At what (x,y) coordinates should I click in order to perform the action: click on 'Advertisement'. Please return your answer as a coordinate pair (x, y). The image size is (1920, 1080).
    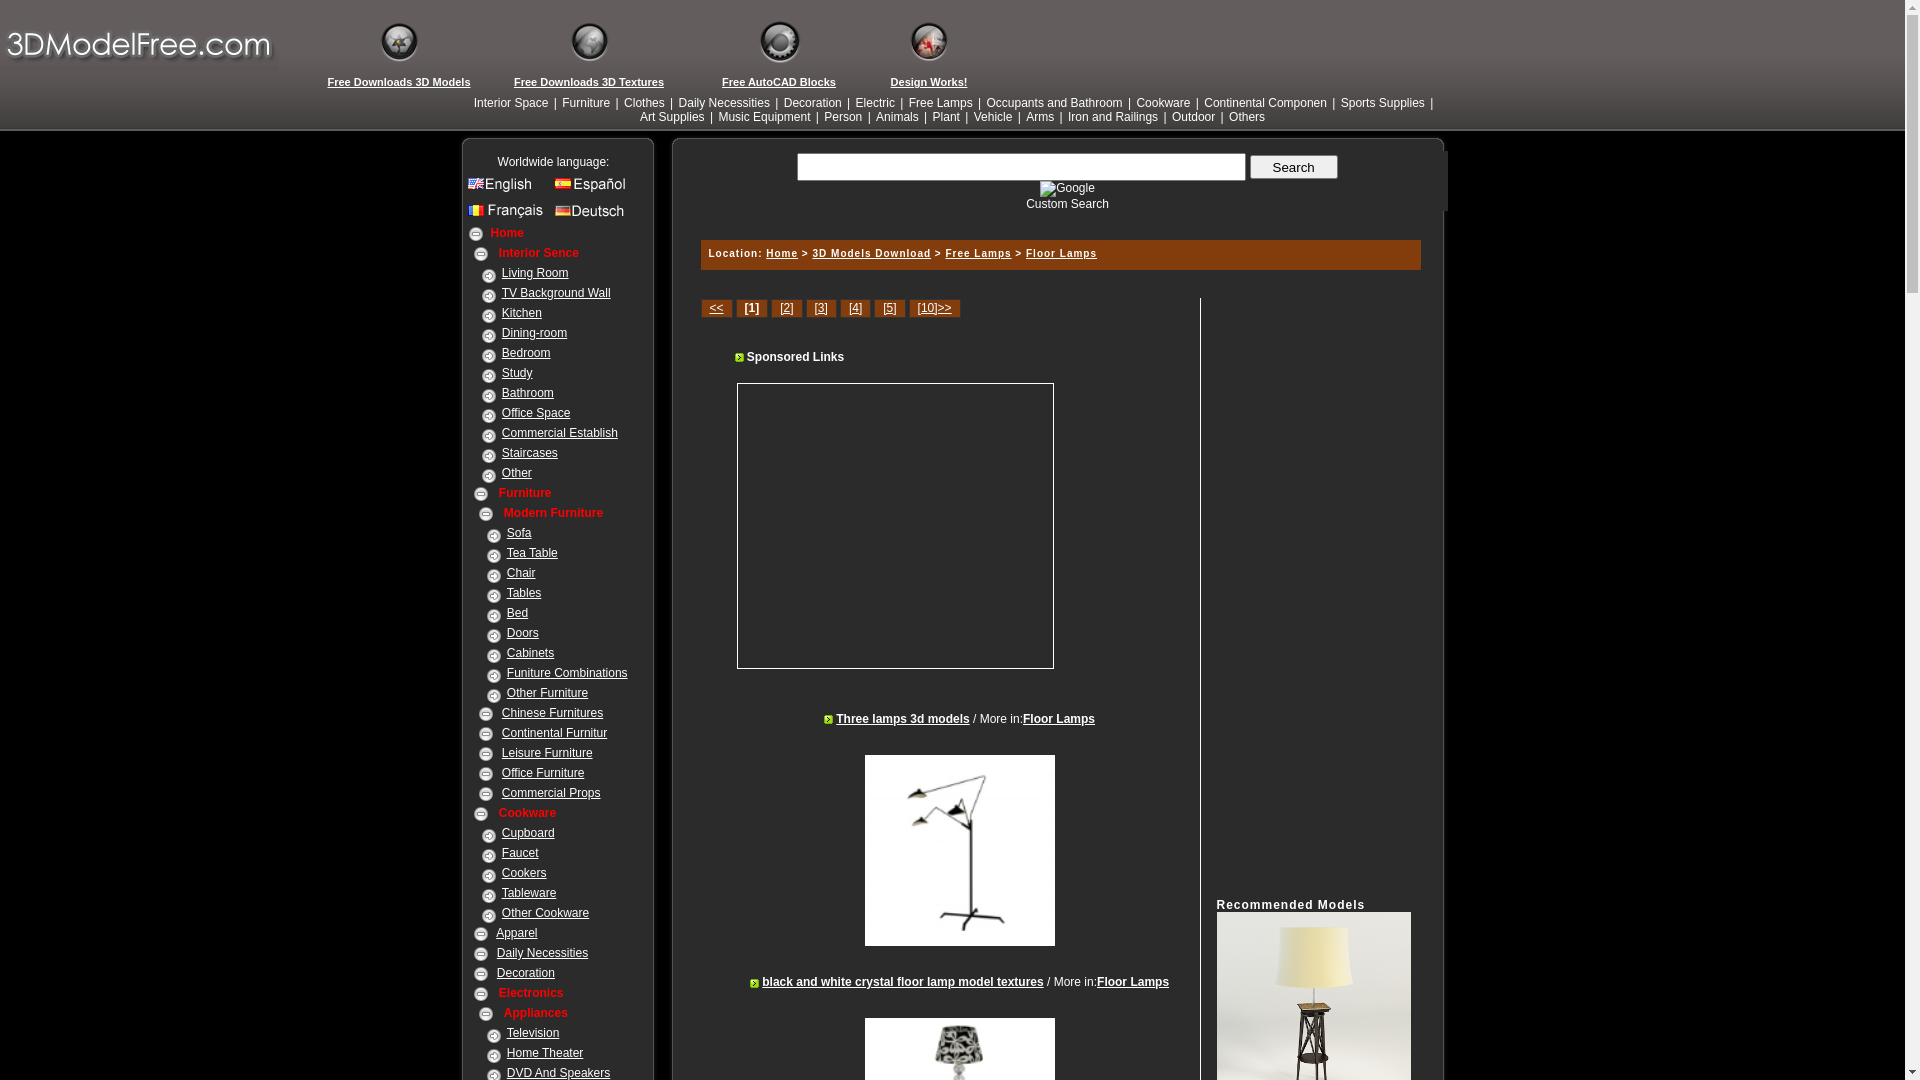
    Looking at the image, I should click on (906, 524).